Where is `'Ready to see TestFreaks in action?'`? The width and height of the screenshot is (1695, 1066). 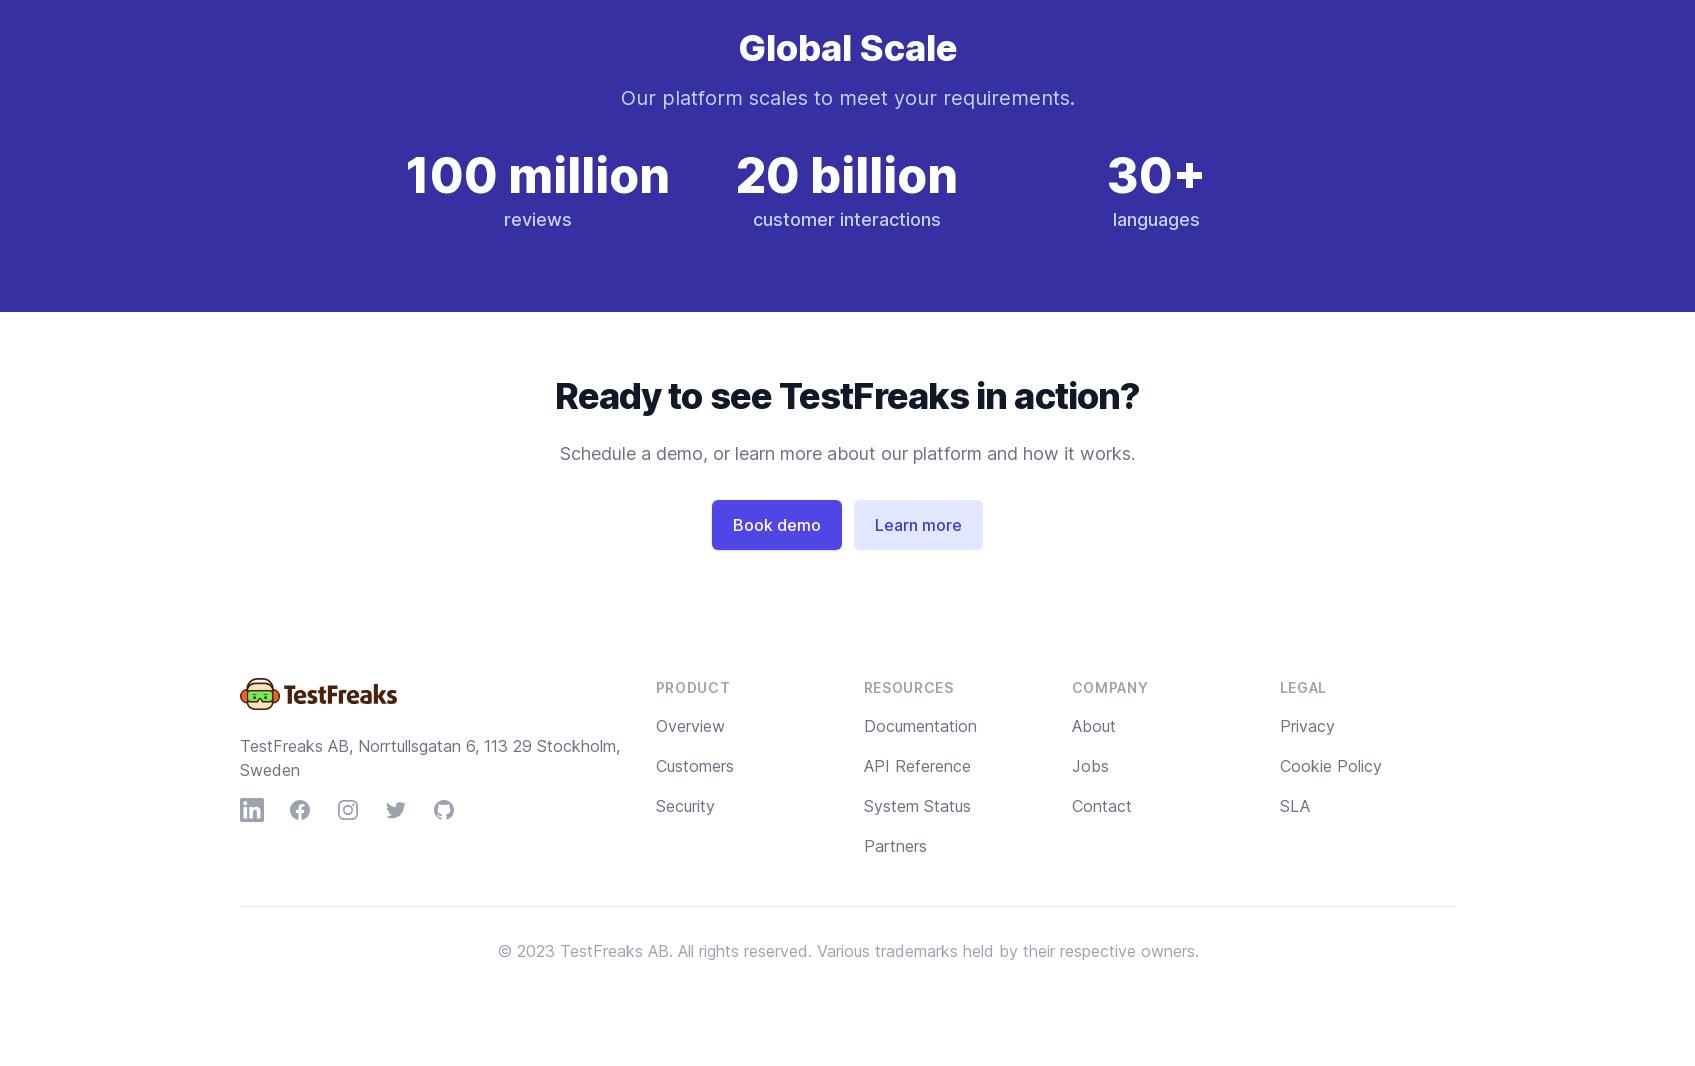 'Ready to see TestFreaks in action?' is located at coordinates (846, 396).